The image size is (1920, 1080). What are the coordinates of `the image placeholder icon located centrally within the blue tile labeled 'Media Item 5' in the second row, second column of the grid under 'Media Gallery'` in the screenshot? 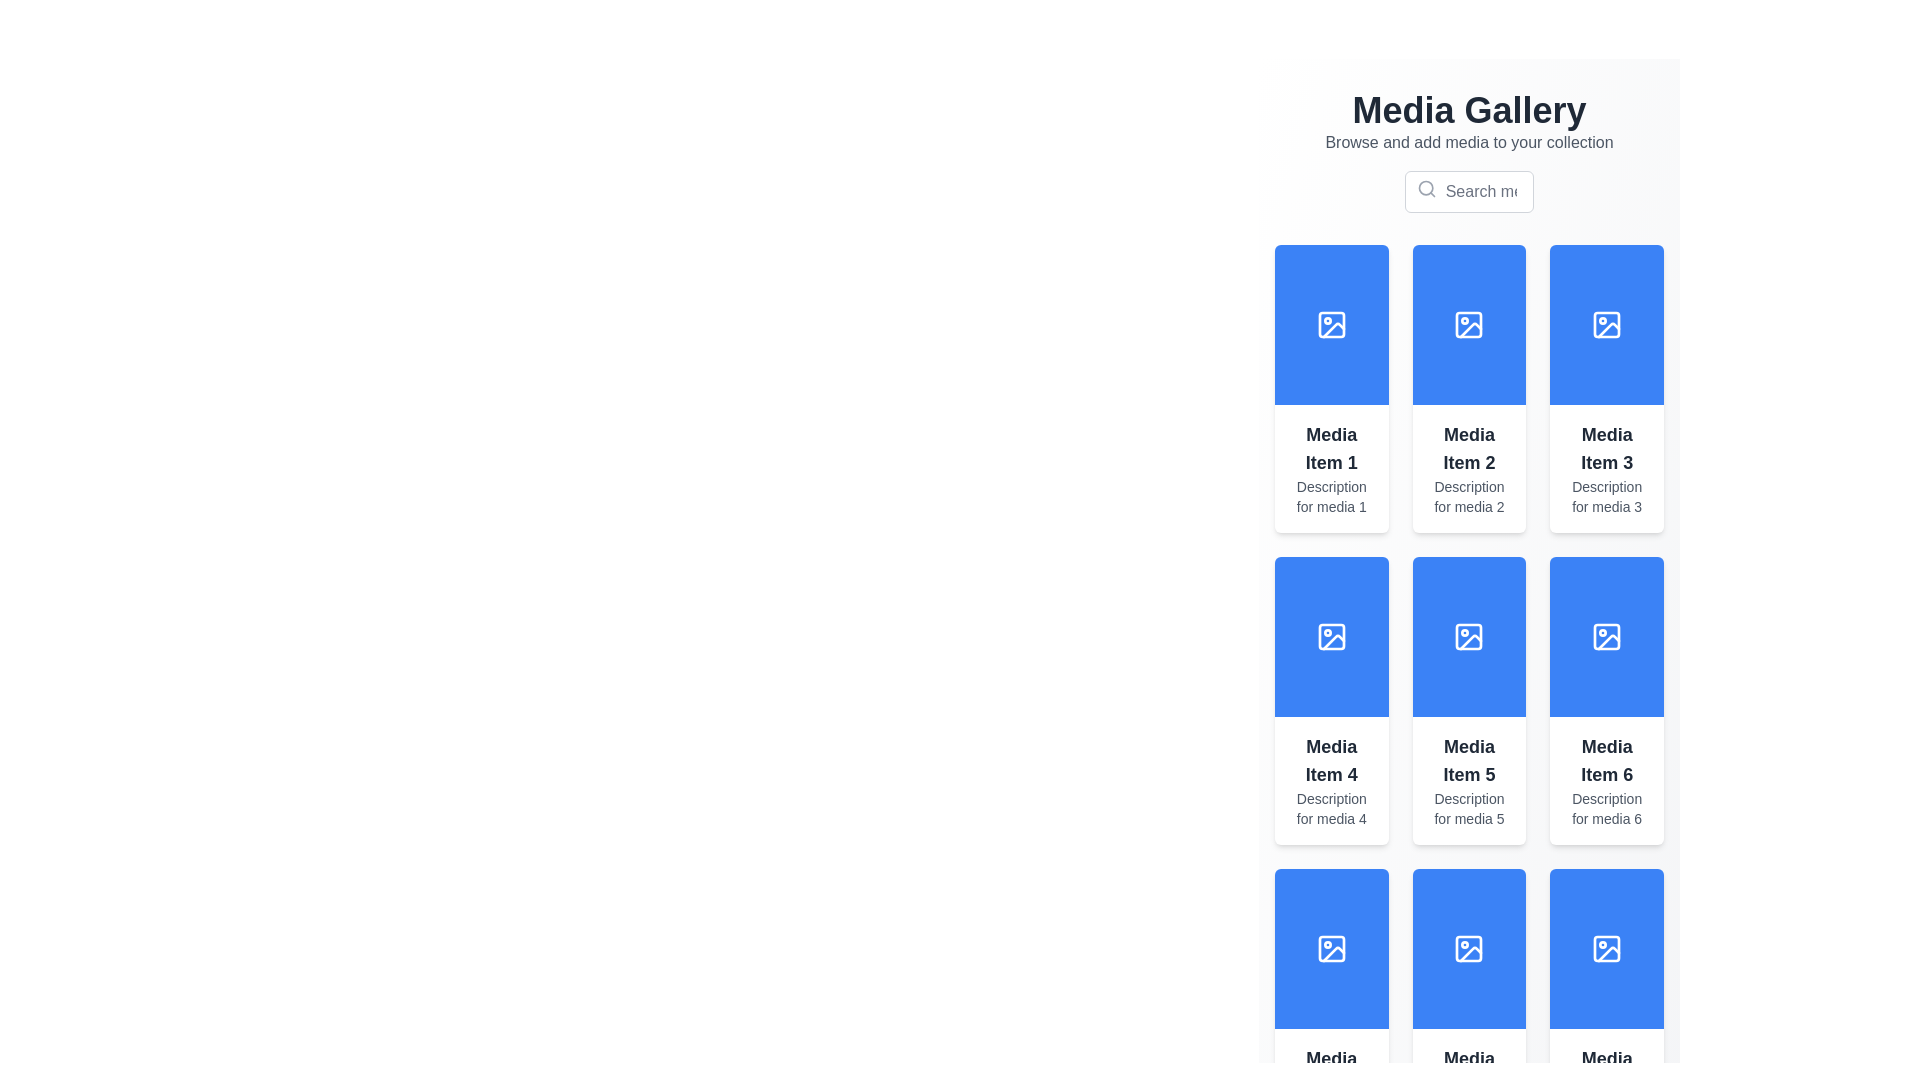 It's located at (1469, 636).